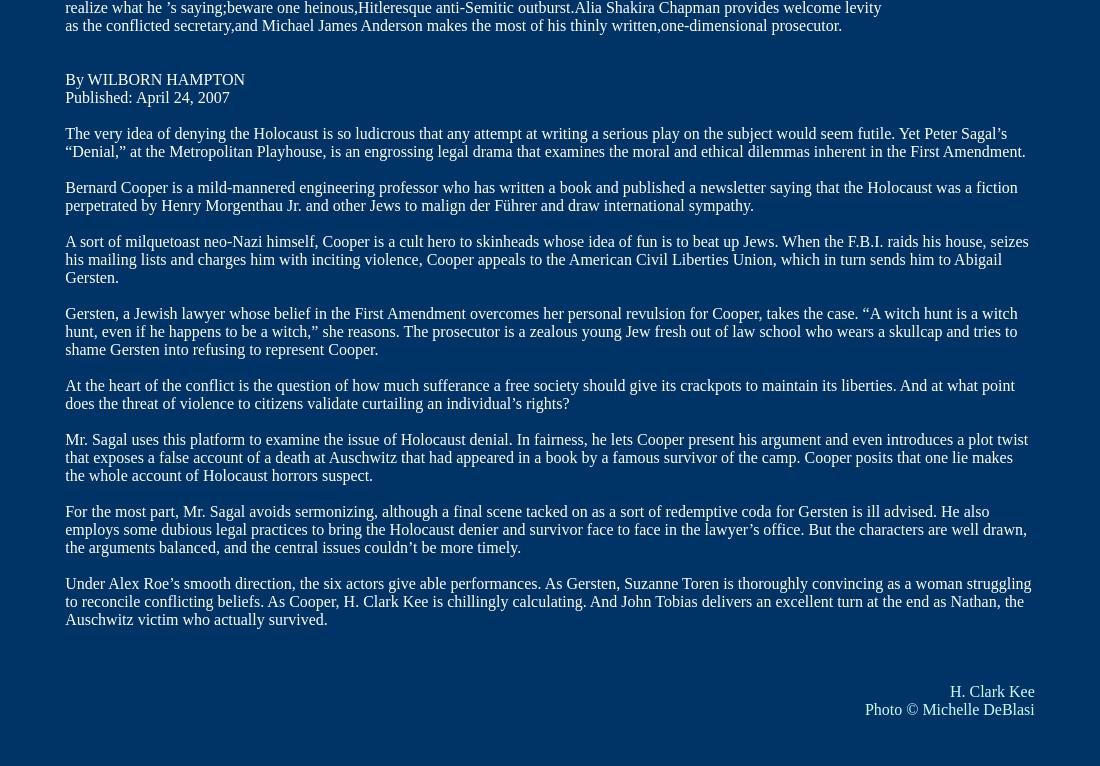 The image size is (1100, 766). What do you see at coordinates (539, 393) in the screenshot?
I see `'At the heart of the conflict is the question of how much sufferance a
free society should give its crackpots to maintain its liberties. And
at what point does the threat of violence to citizens validate
curtailing an individual’s rights?'` at bounding box center [539, 393].